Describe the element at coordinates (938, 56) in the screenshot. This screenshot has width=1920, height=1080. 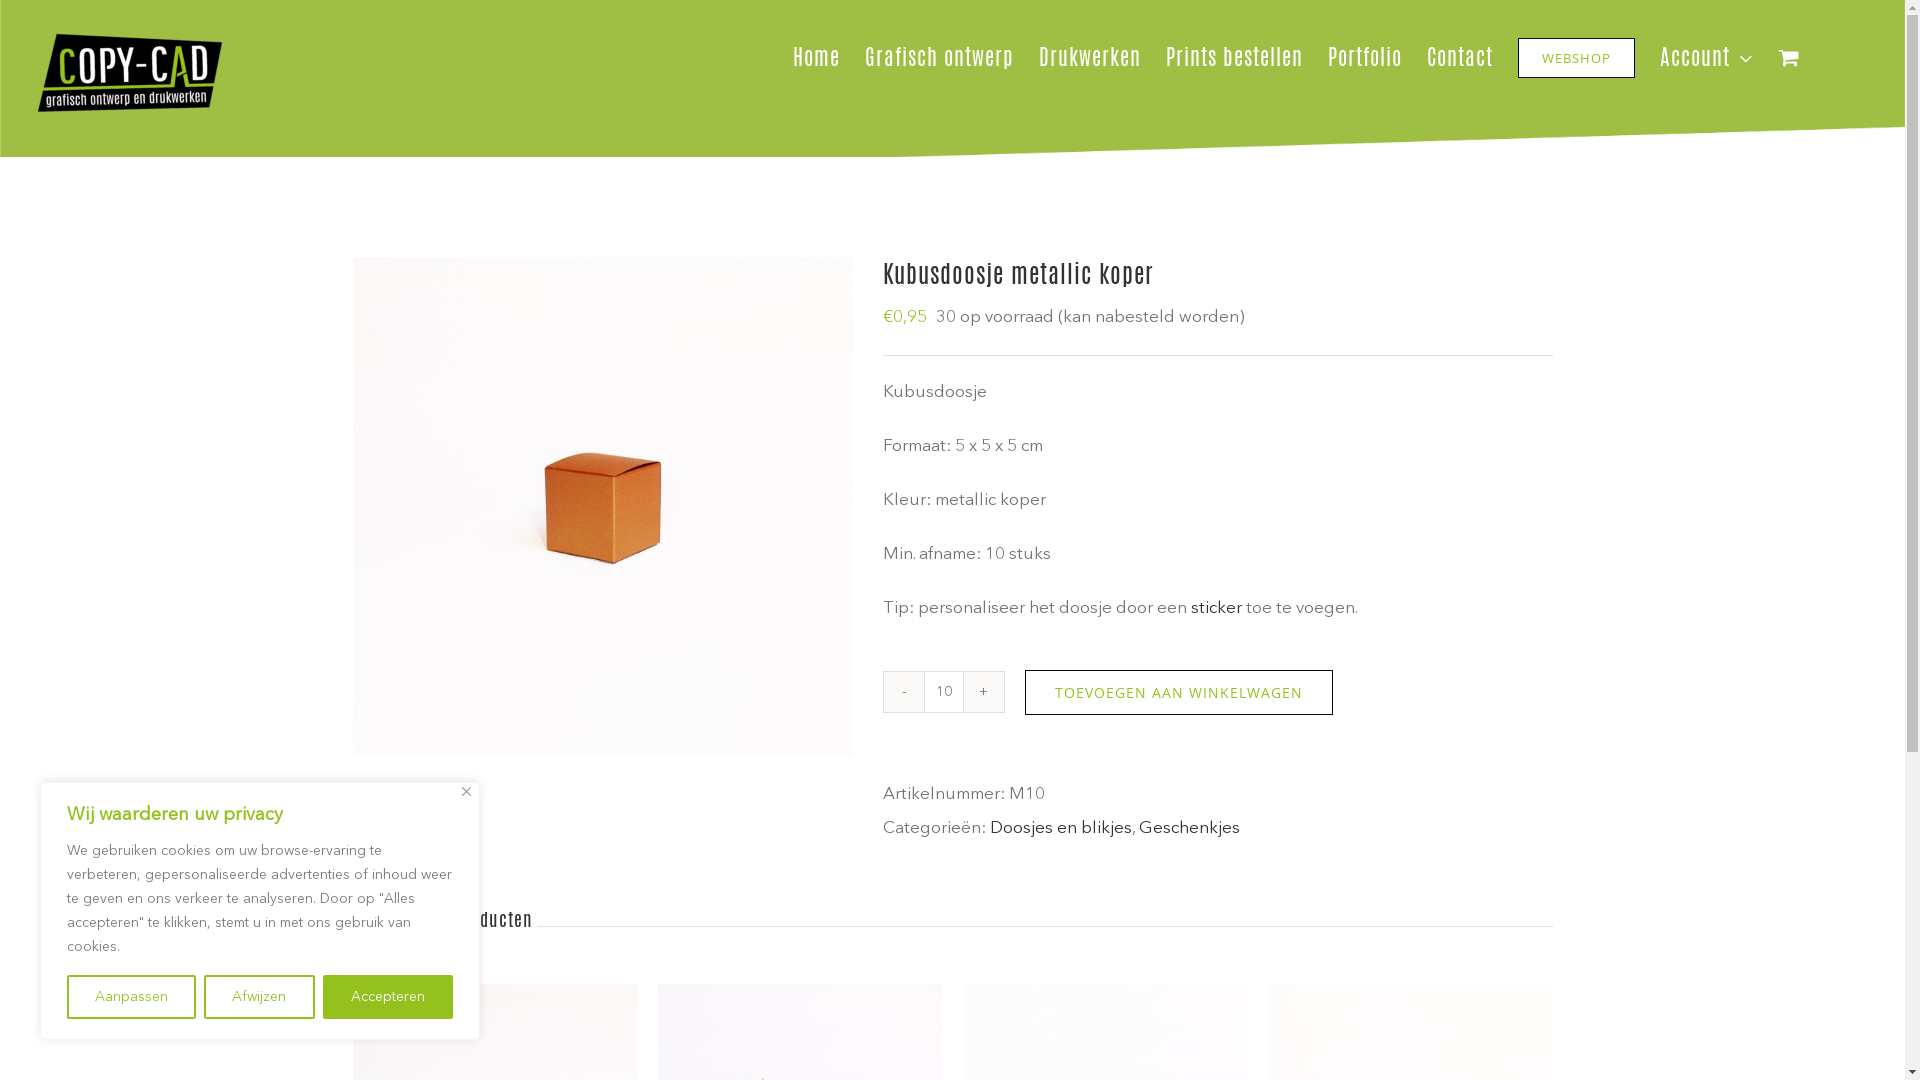
I see `'Grafisch ontwerp'` at that location.